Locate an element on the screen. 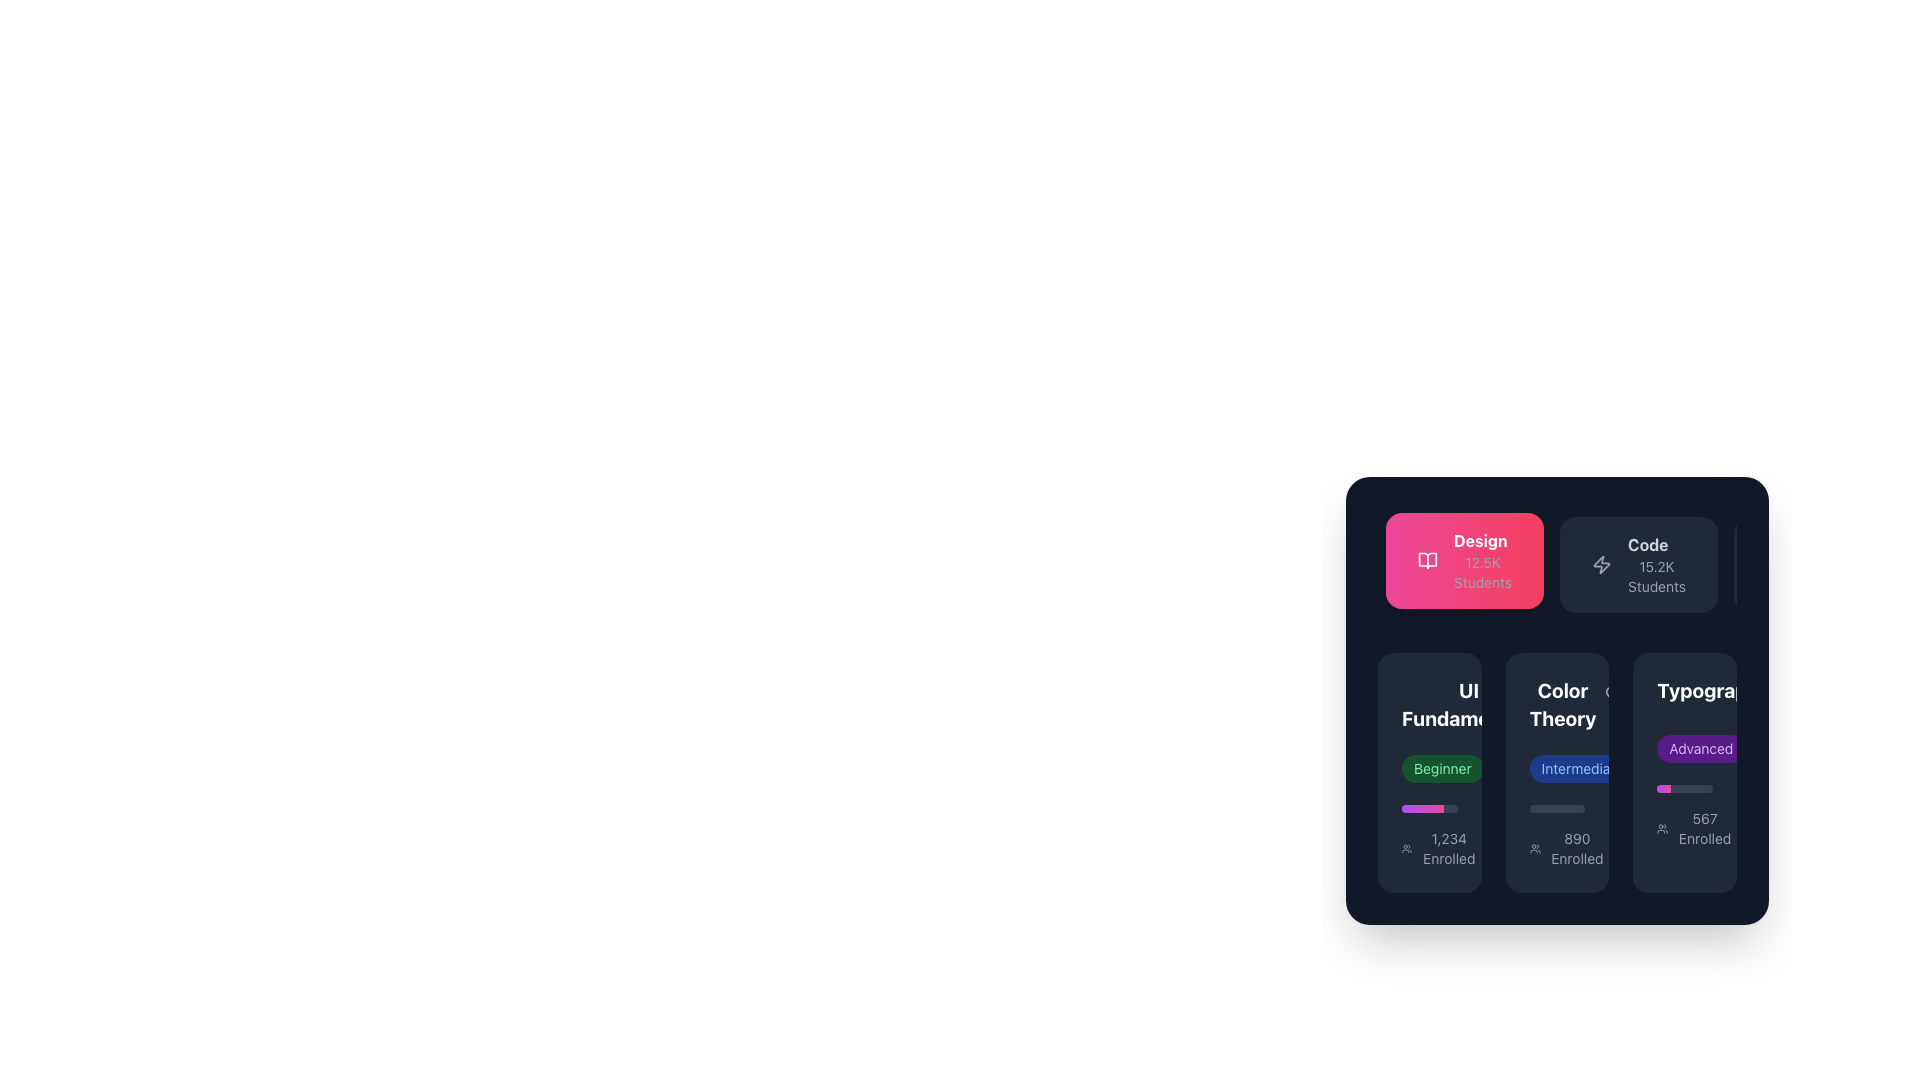 The image size is (1920, 1080). the visual changes of the Progress bar located in the 'Color Theory' section at the bottom, which indicates the percentage of completion for the course is located at coordinates (1556, 808).